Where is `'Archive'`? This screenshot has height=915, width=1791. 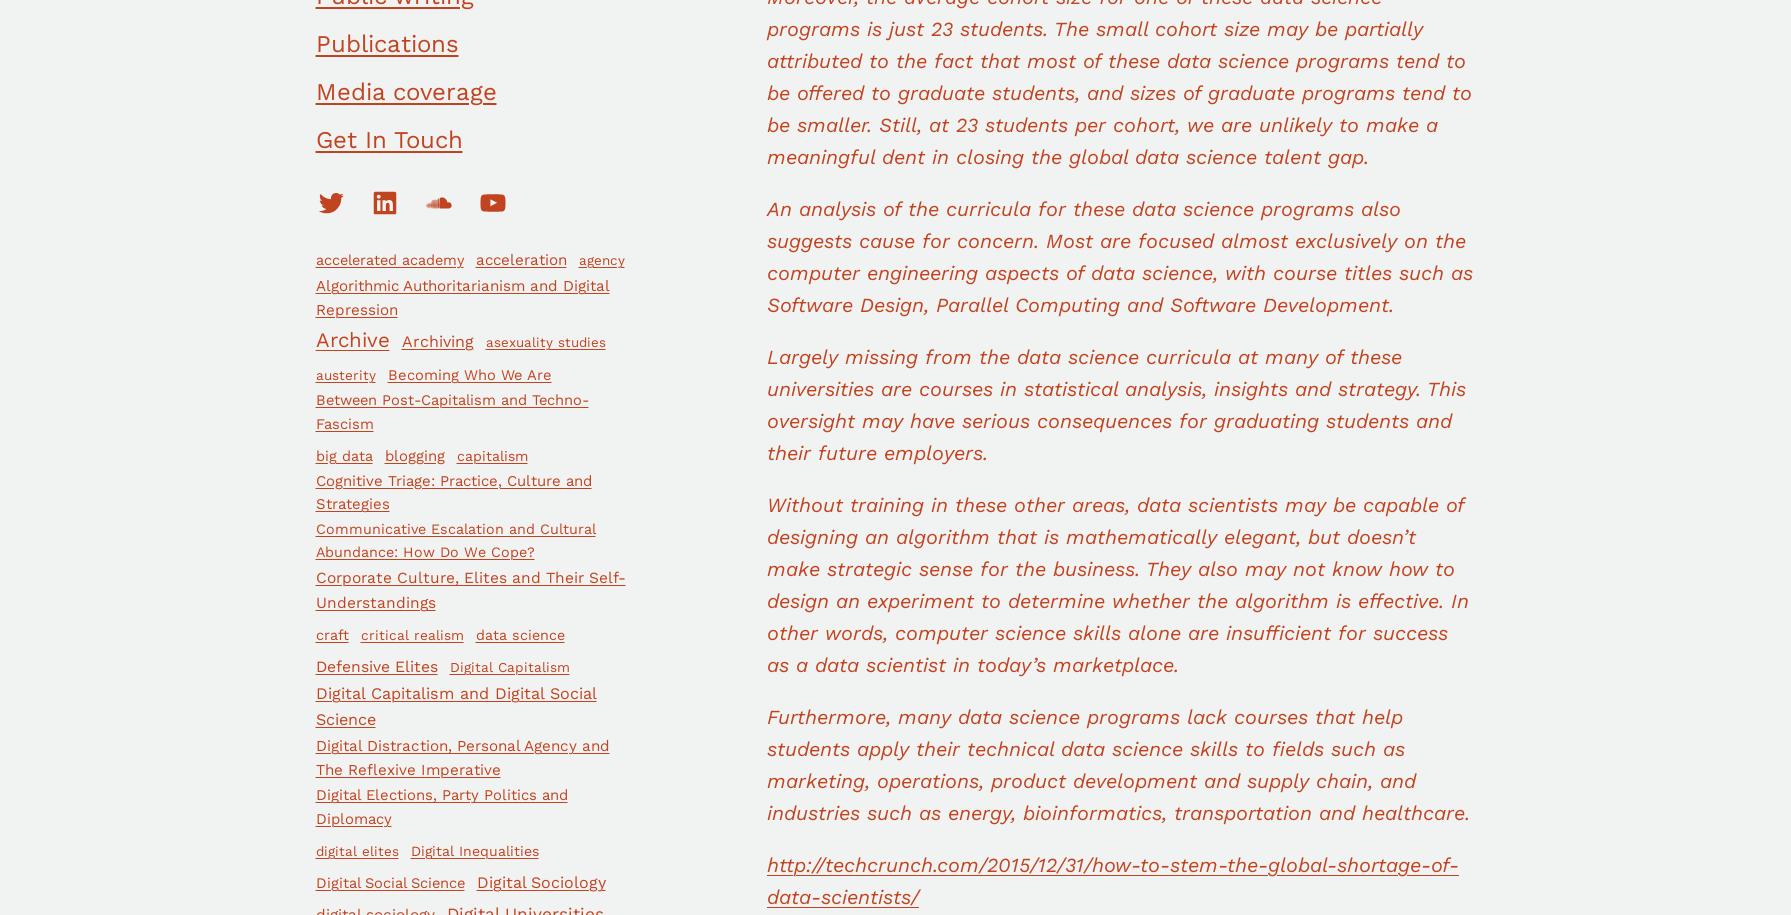
'Archive' is located at coordinates (351, 340).